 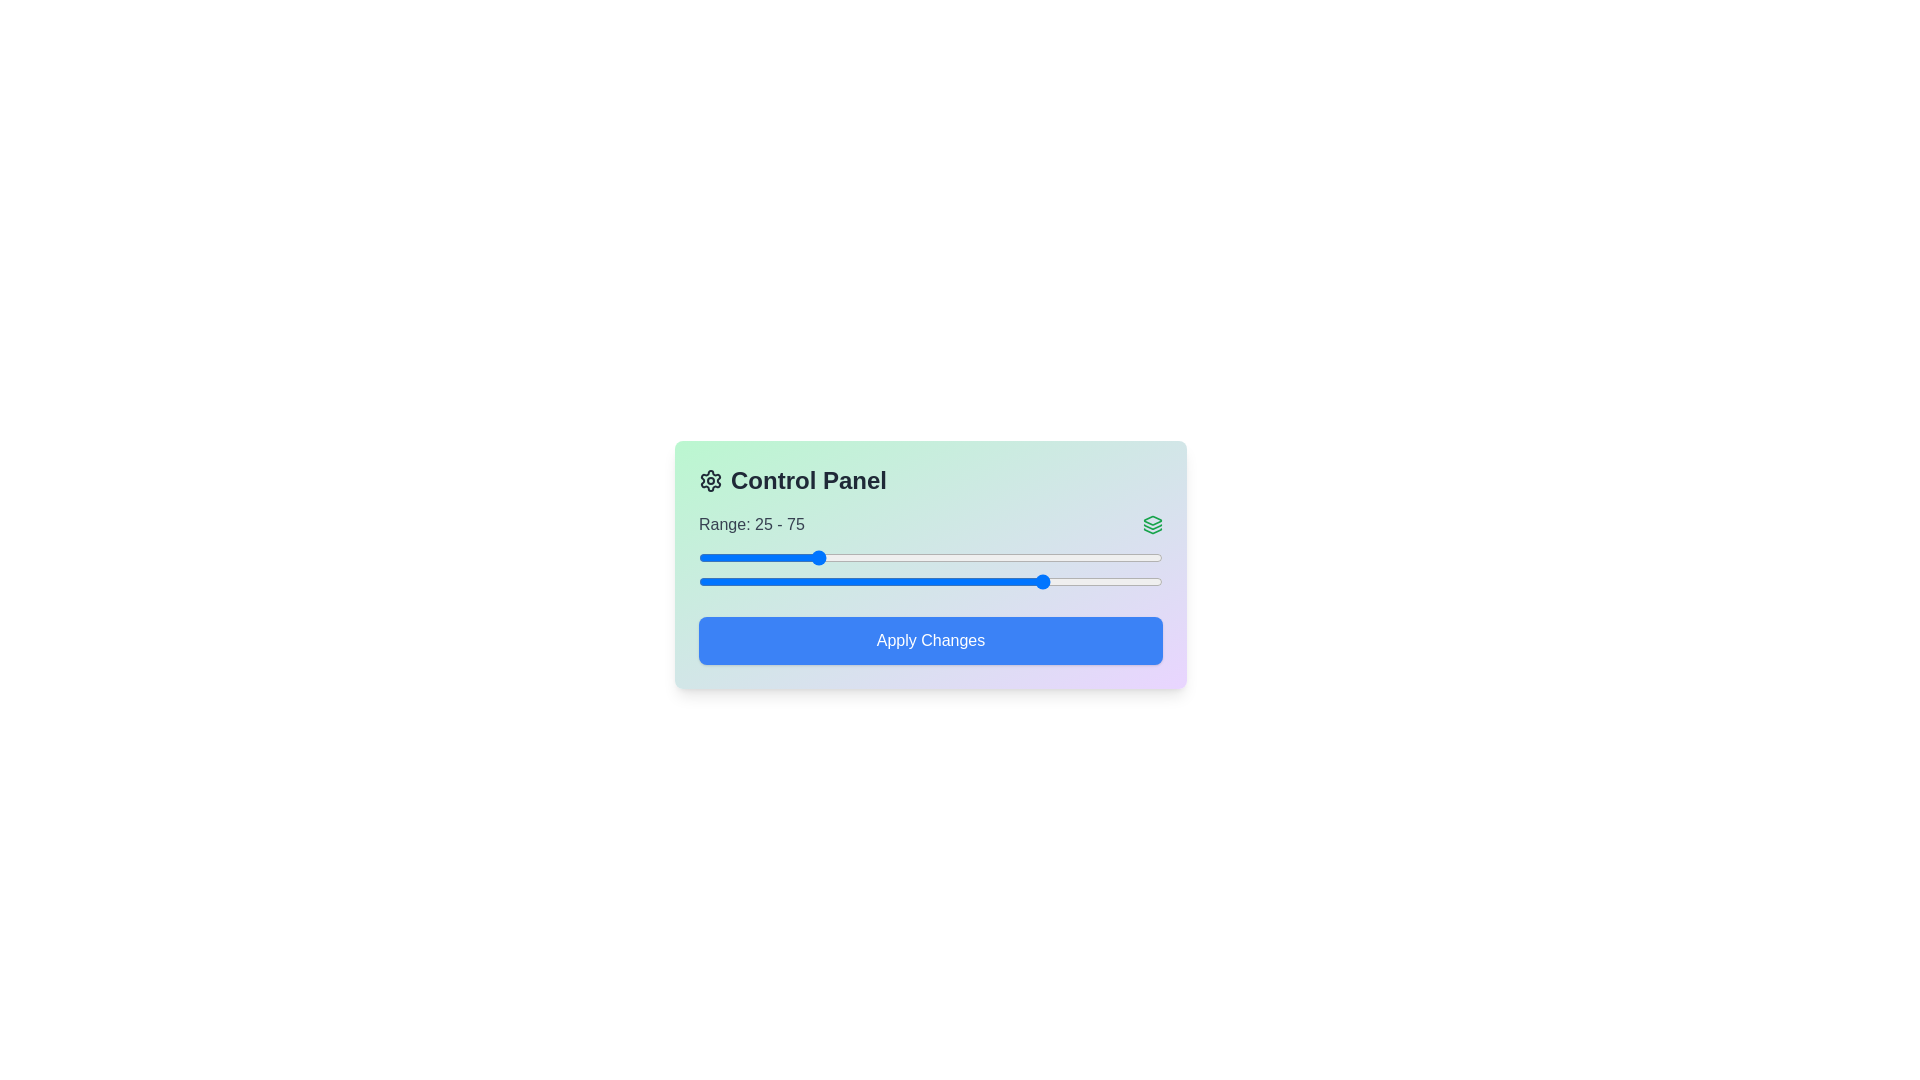 I want to click on the left slider to set the starting value to 53, so click(x=943, y=558).